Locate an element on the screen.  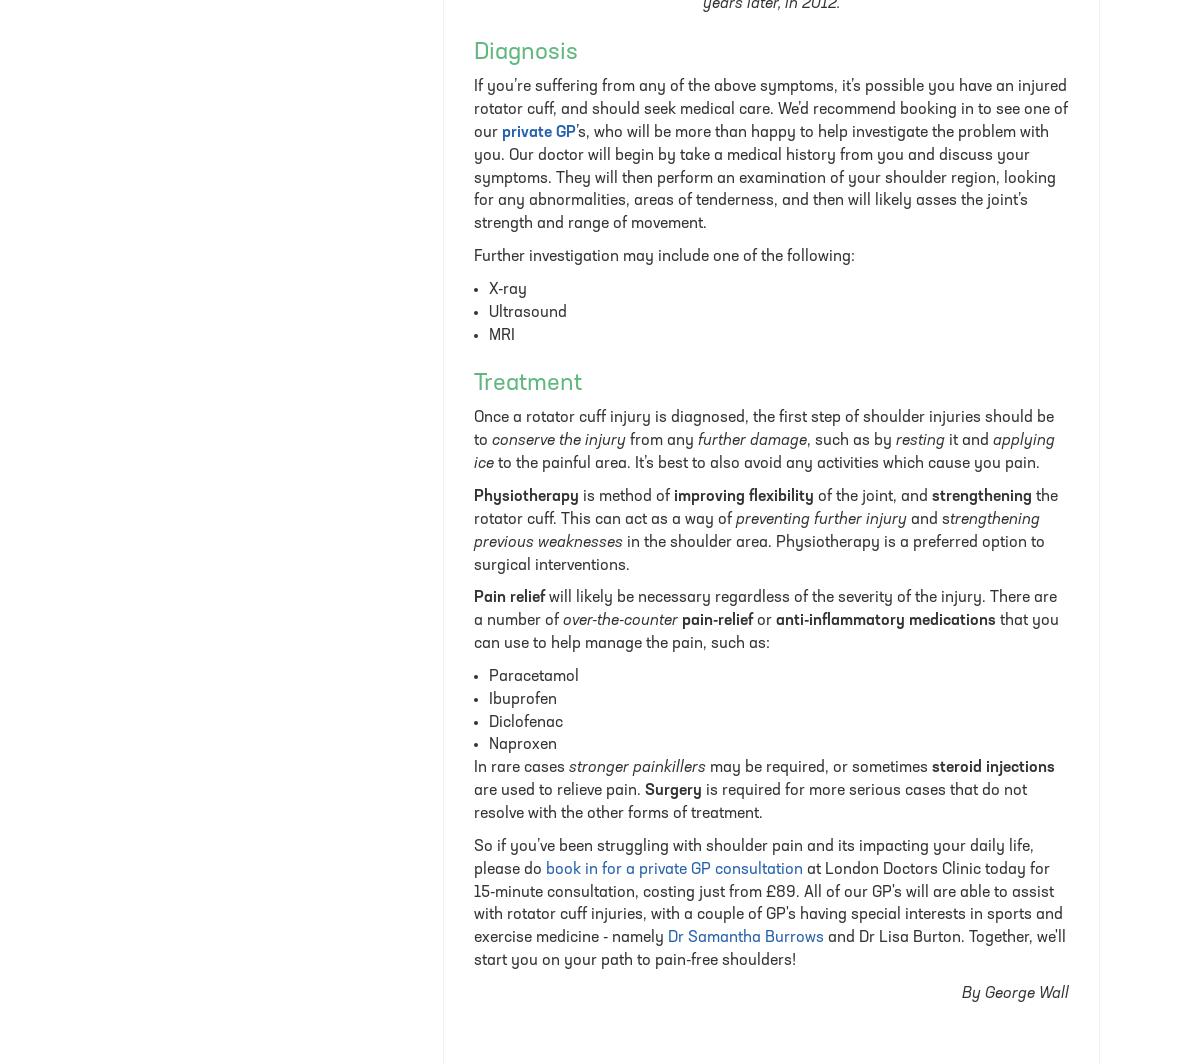
'to the painful area. It’s best to also avoid any activities which cause you pain.' is located at coordinates (493, 464).